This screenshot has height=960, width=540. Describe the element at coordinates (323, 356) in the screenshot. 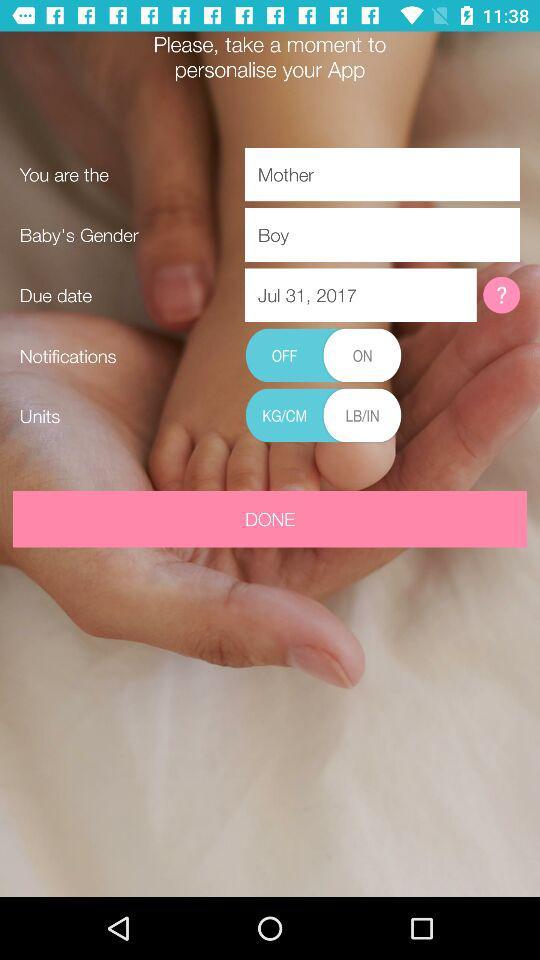

I see `notification oppoin` at that location.